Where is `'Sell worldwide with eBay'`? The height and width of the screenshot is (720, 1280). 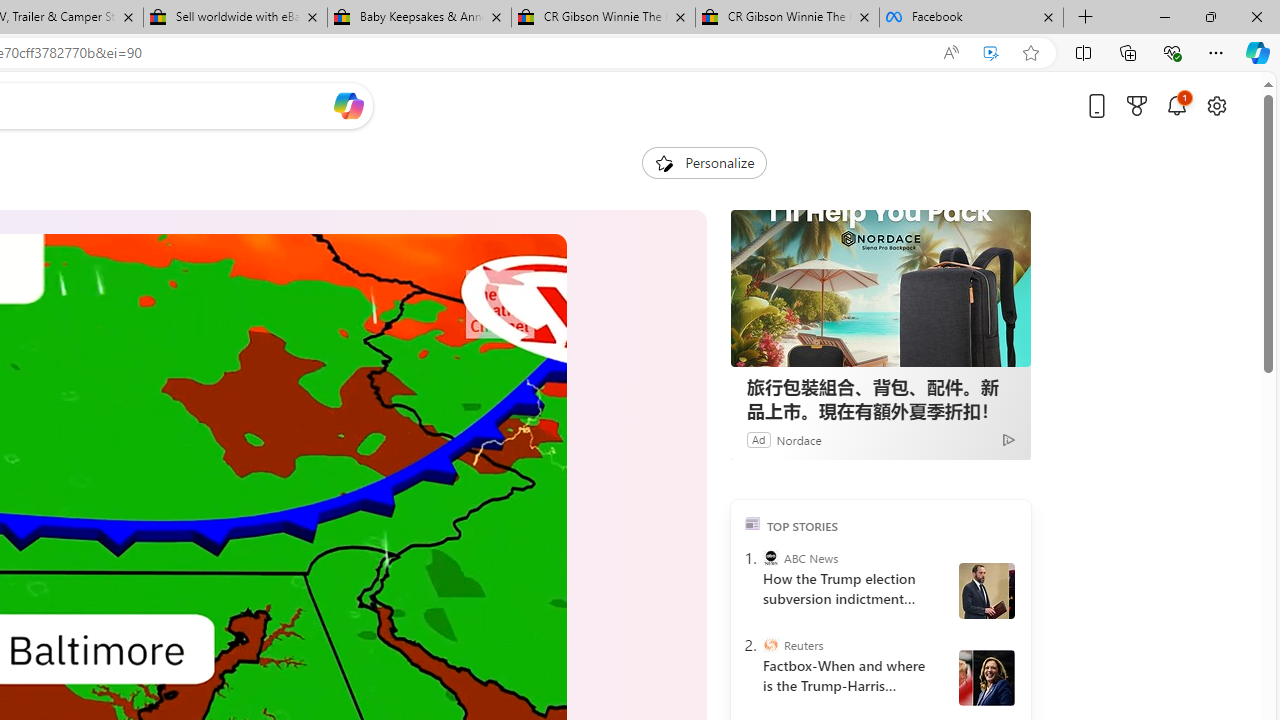
'Sell worldwide with eBay' is located at coordinates (234, 17).